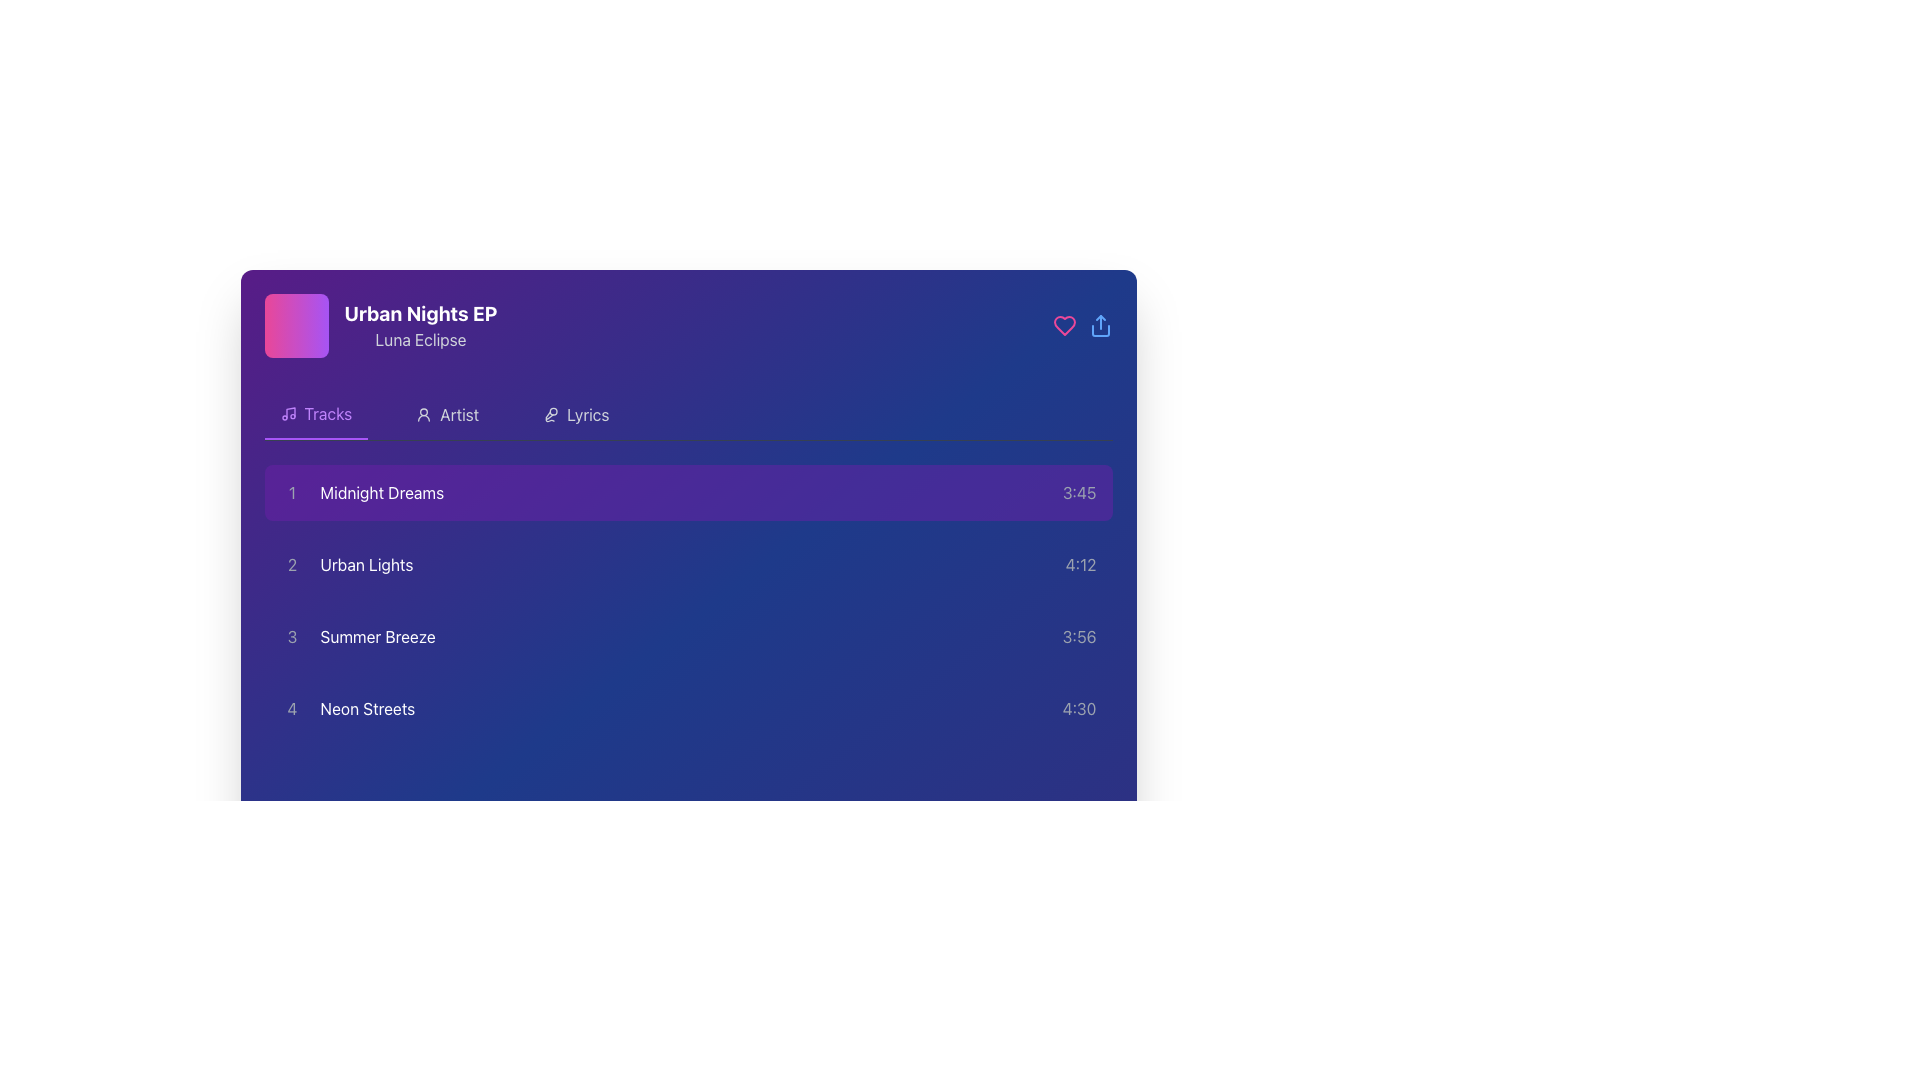 Image resolution: width=1920 pixels, height=1080 pixels. Describe the element at coordinates (346, 564) in the screenshot. I see `the track list item representing 'Urban Lights', which is the second item` at that location.